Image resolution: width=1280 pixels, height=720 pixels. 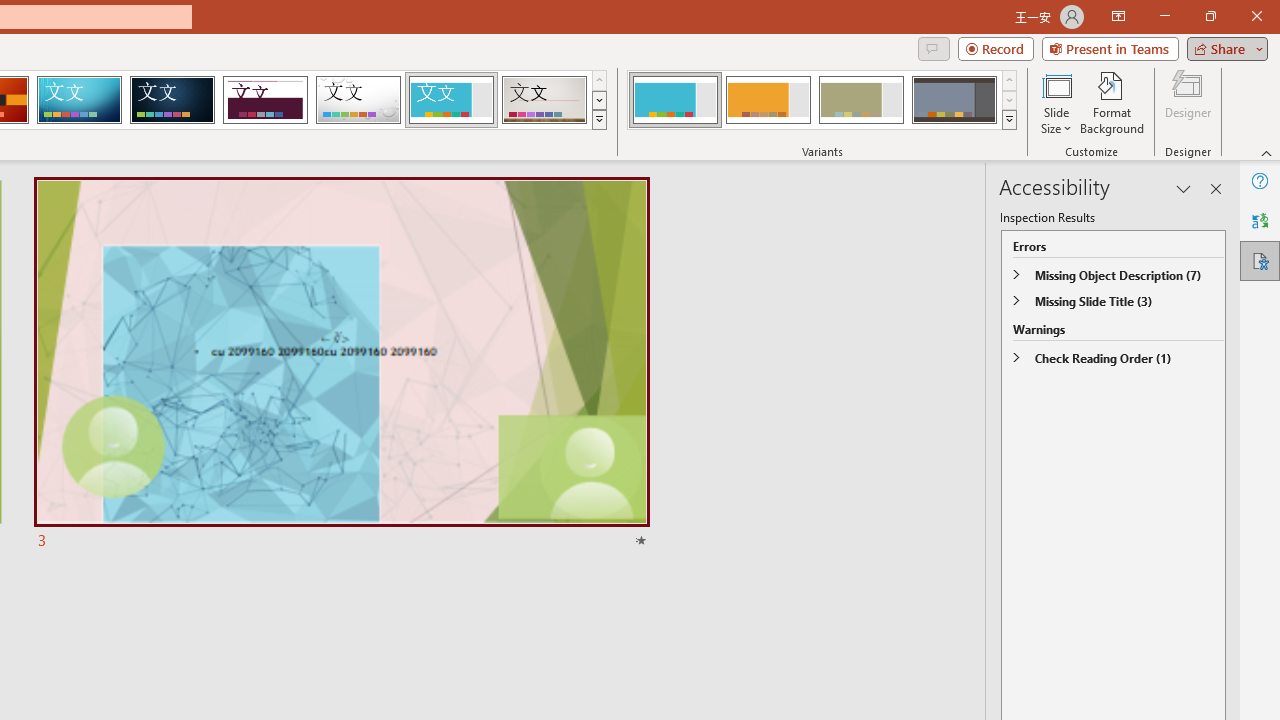 I want to click on 'AutomationID: ThemeVariantsGallery', so click(x=823, y=100).